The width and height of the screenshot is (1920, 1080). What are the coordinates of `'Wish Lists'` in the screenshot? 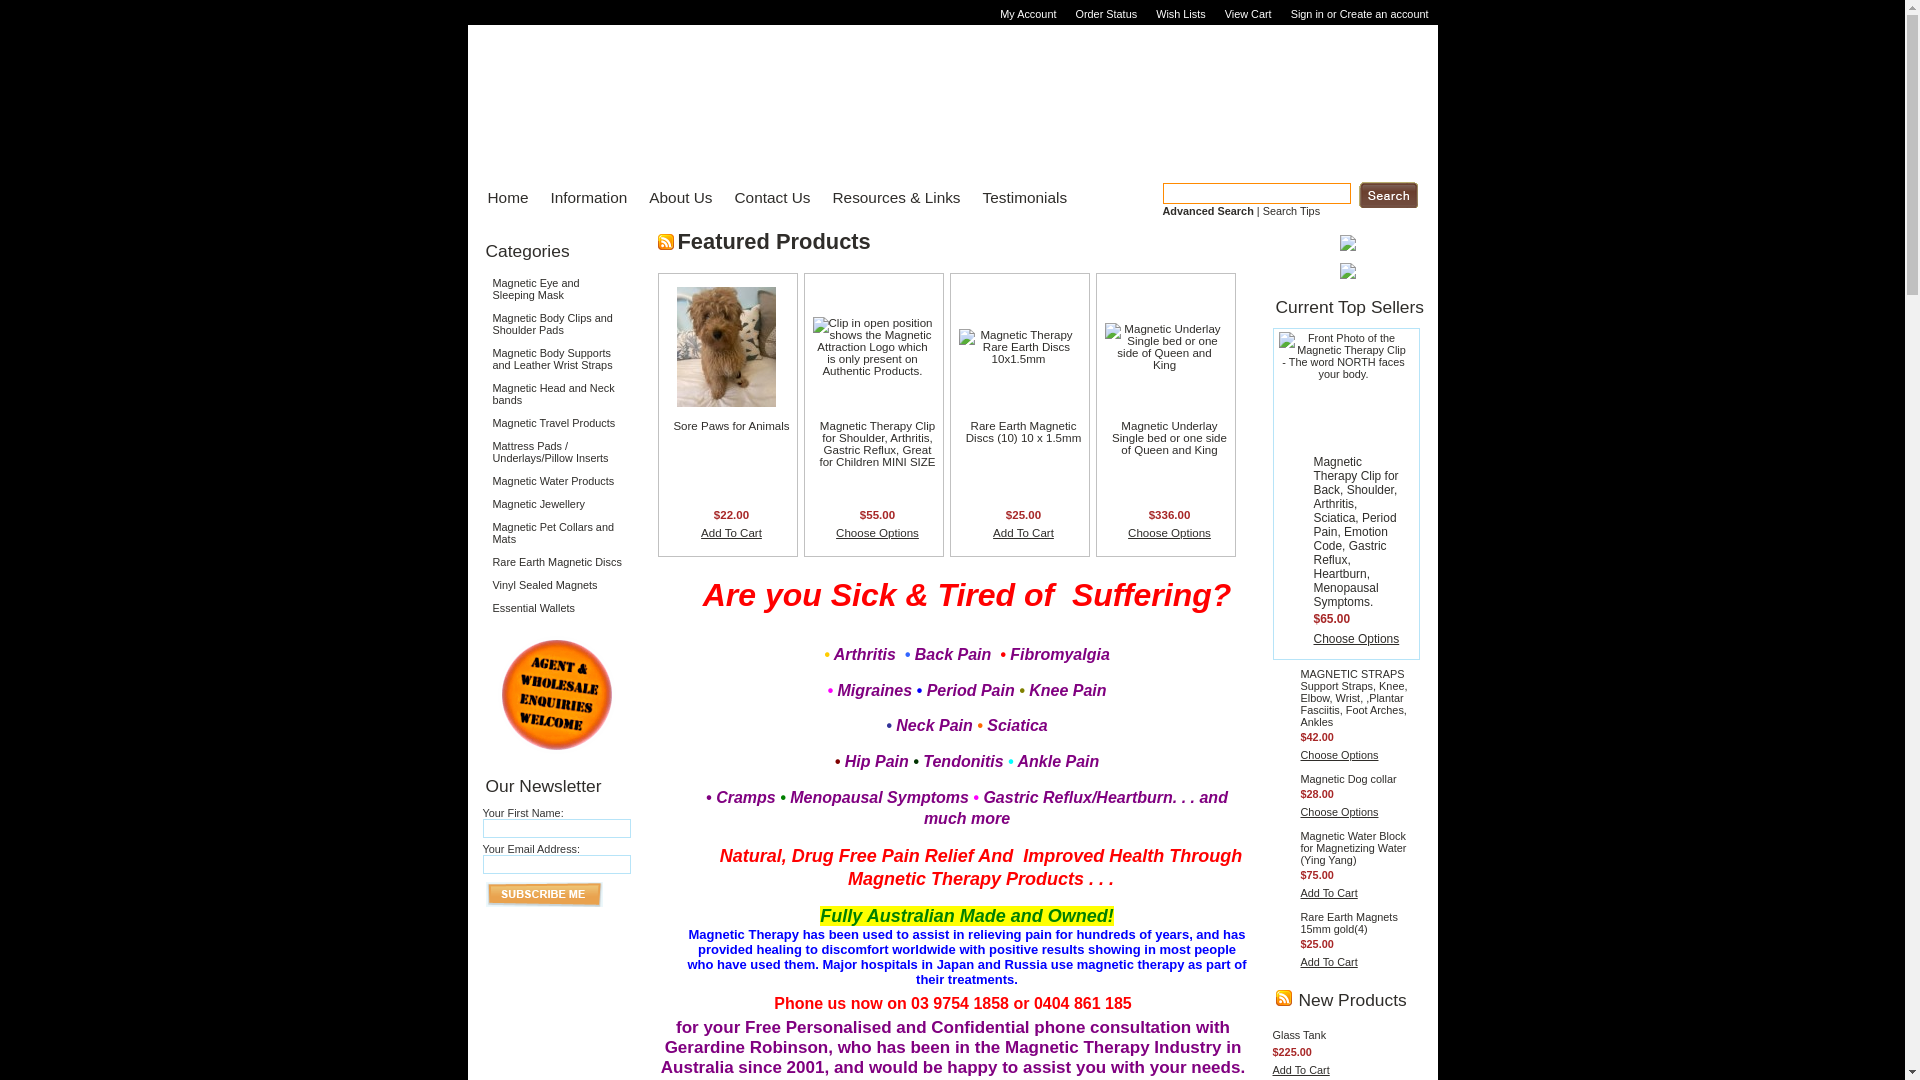 It's located at (1183, 14).